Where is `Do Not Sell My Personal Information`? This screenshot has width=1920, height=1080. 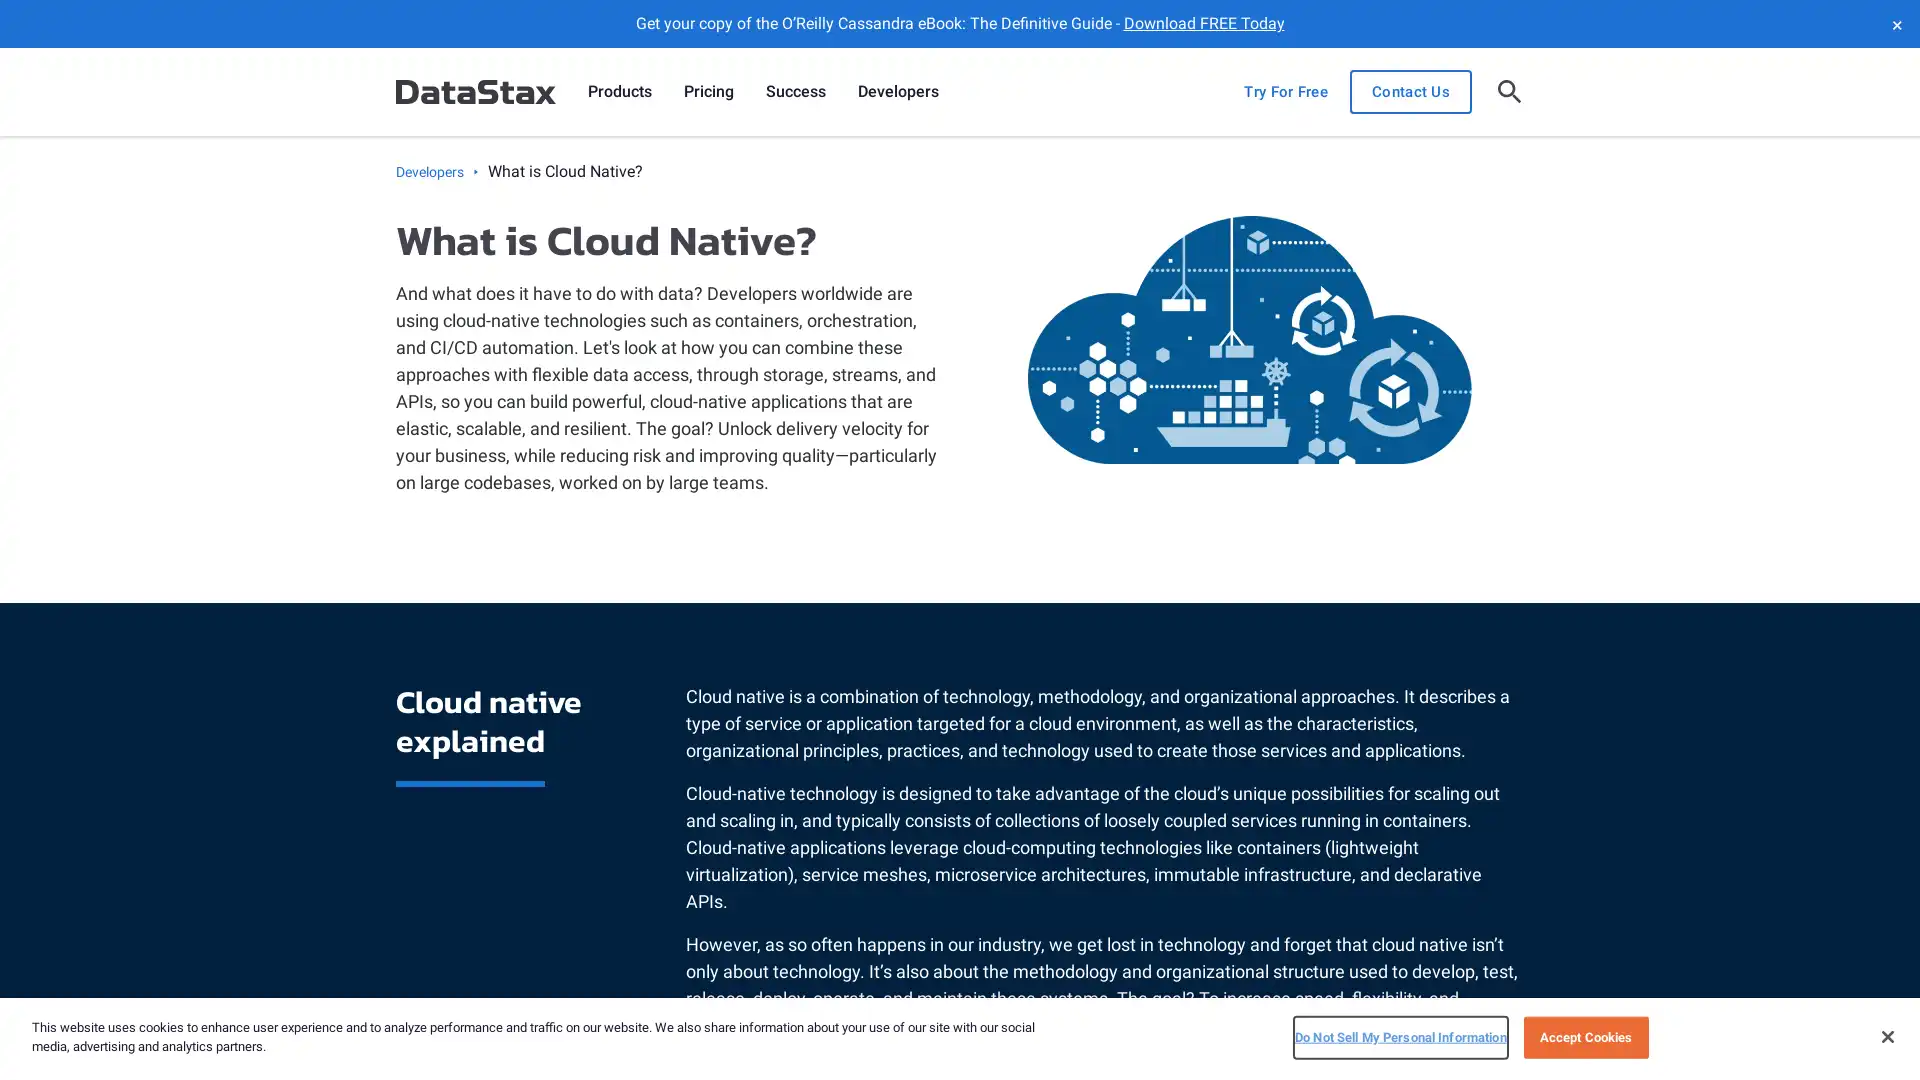 Do Not Sell My Personal Information is located at coordinates (1399, 1036).